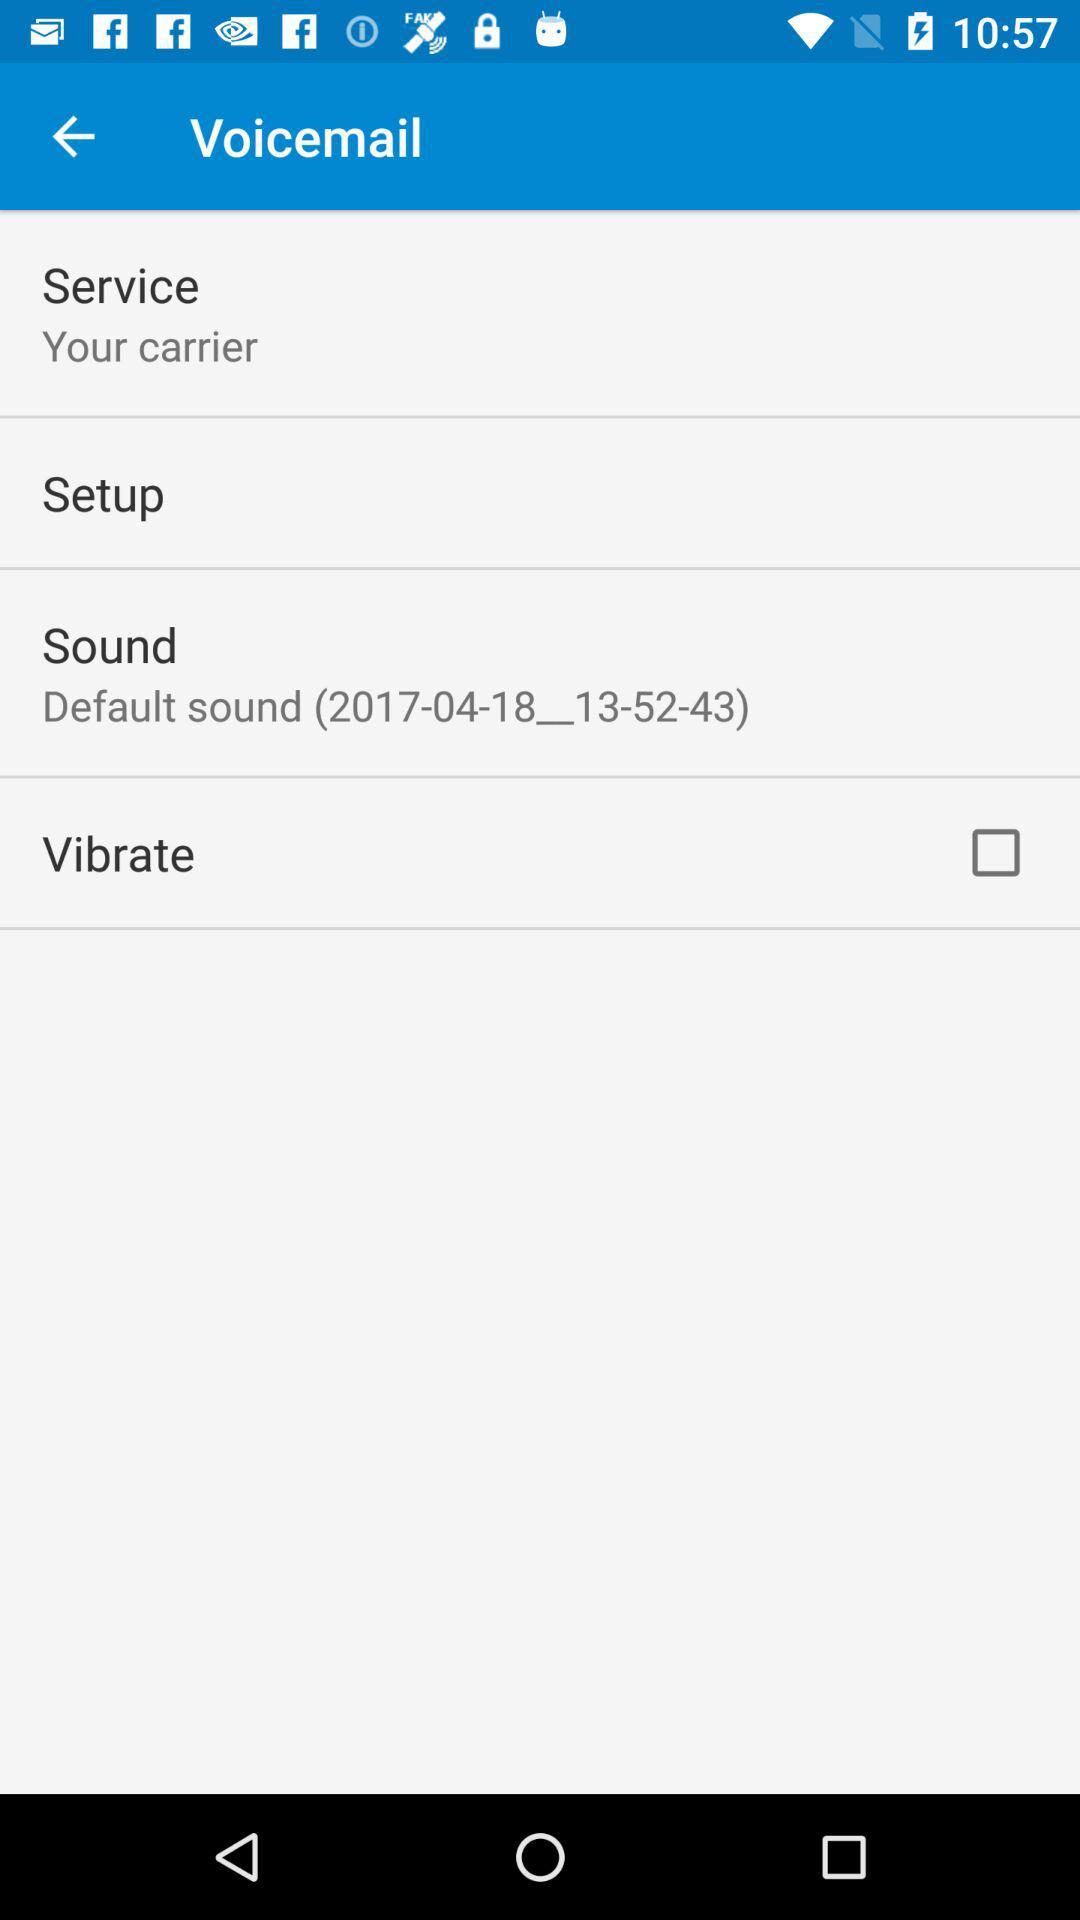 This screenshot has height=1920, width=1080. I want to click on the app below the sound app, so click(396, 705).